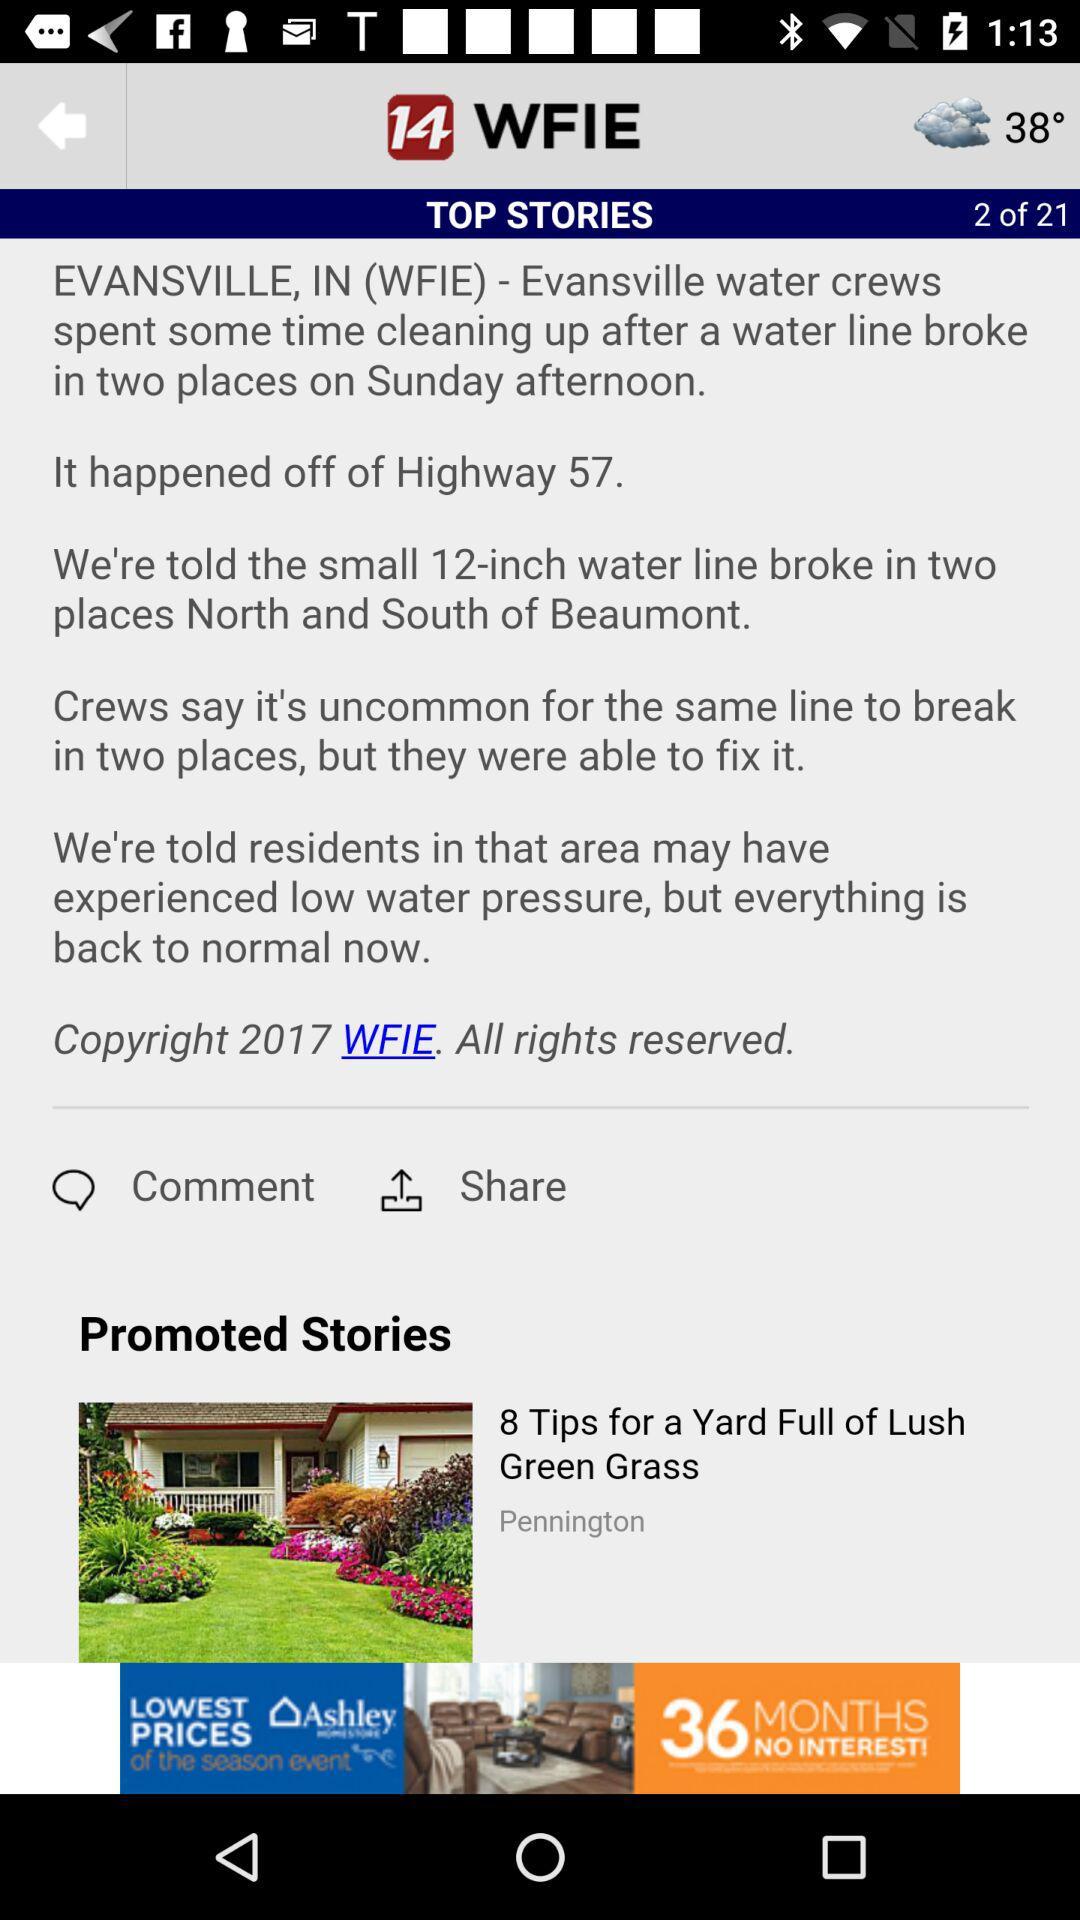 This screenshot has width=1080, height=1920. Describe the element at coordinates (540, 124) in the screenshot. I see `go home` at that location.